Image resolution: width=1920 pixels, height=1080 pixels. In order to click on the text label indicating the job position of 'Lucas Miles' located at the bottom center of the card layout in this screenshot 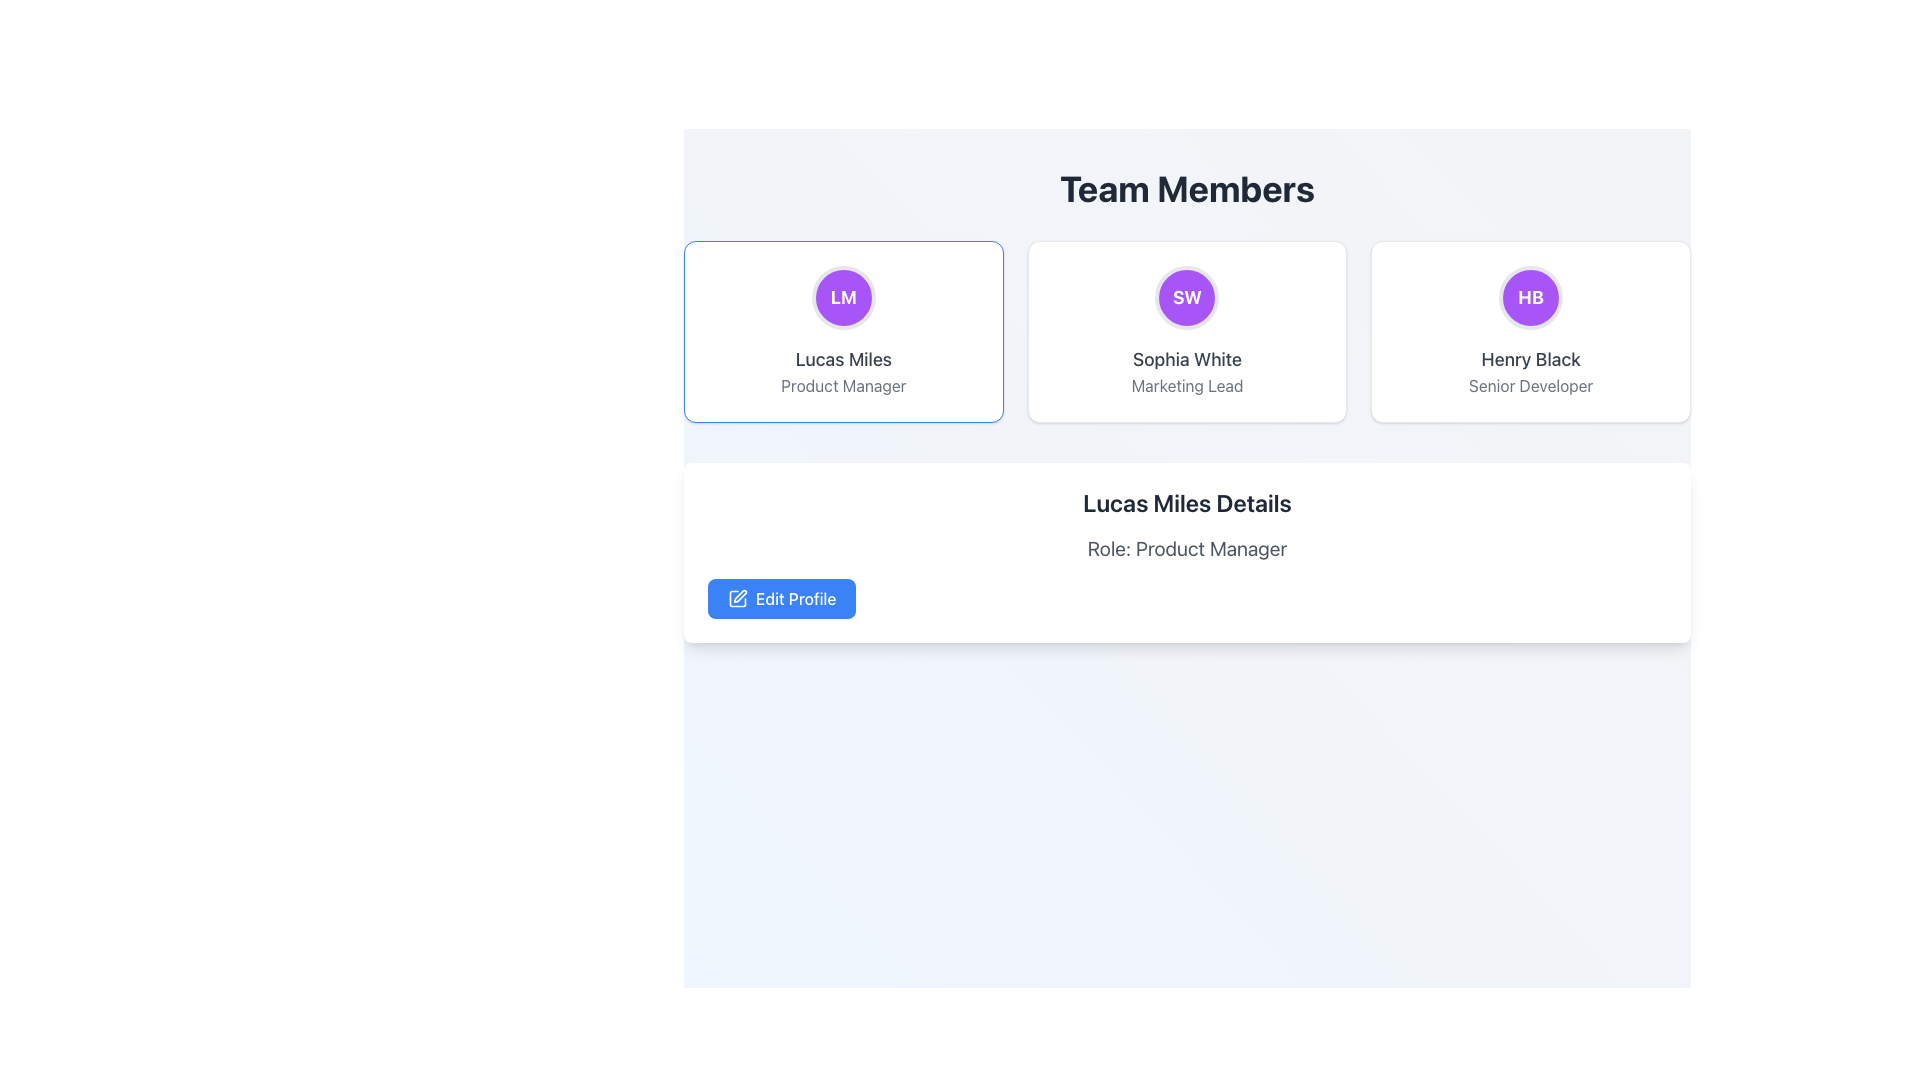, I will do `click(843, 385)`.